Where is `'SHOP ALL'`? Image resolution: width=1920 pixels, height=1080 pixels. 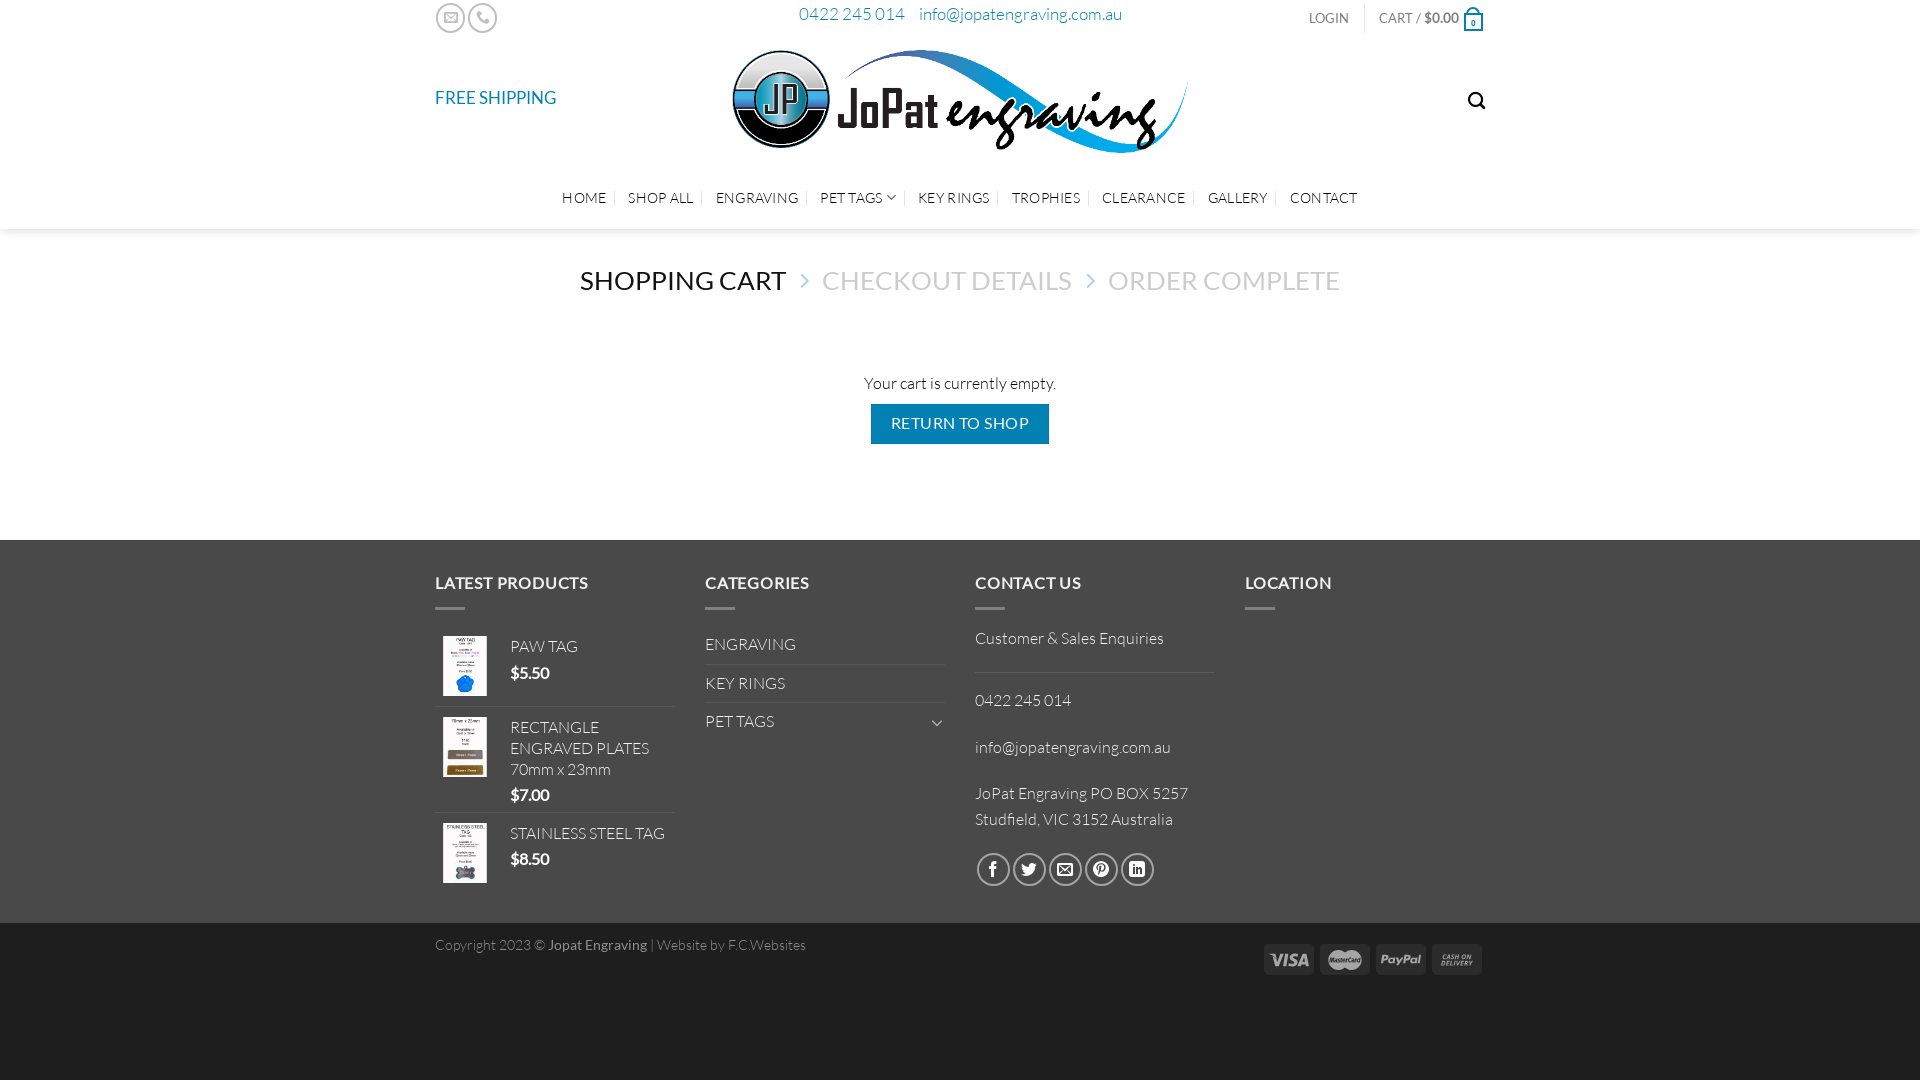 'SHOP ALL' is located at coordinates (660, 197).